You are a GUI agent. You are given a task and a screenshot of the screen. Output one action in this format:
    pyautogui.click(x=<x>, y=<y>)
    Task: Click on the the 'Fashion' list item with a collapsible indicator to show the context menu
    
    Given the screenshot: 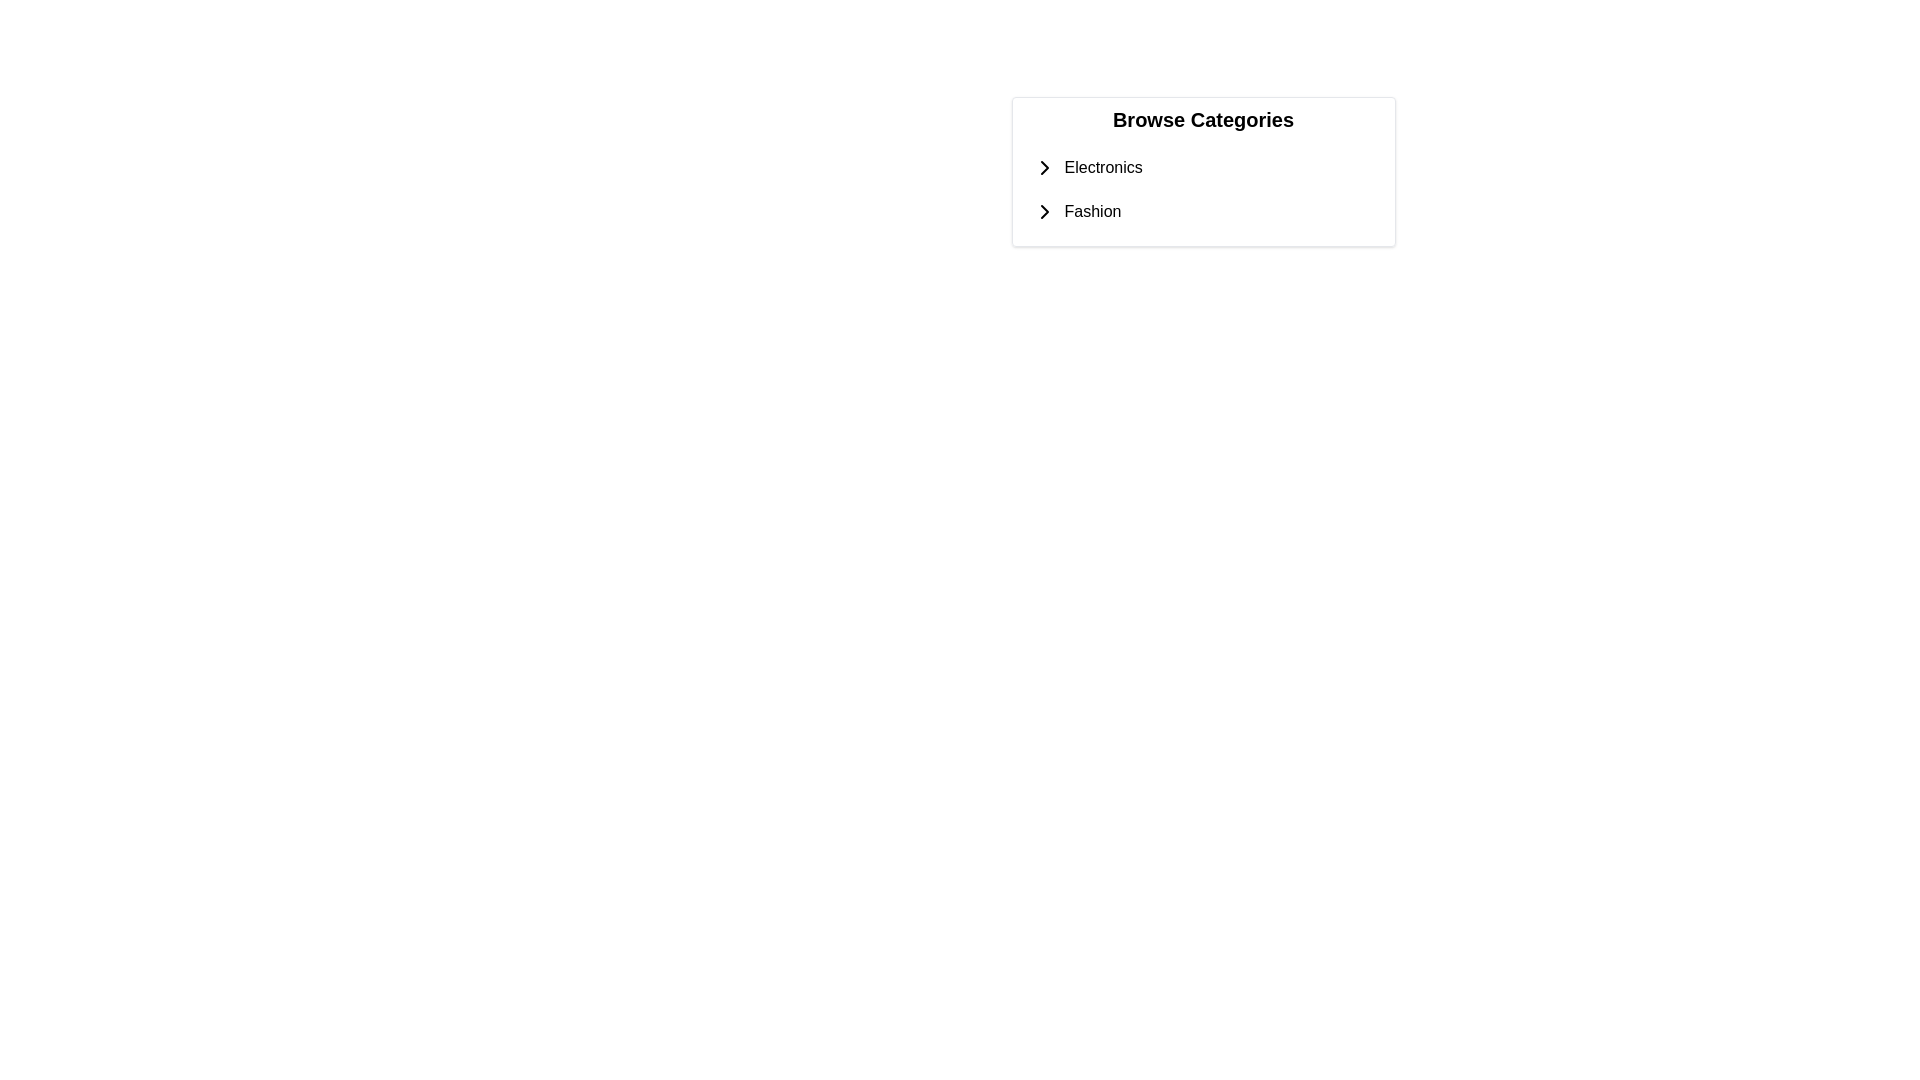 What is the action you would take?
    pyautogui.click(x=1202, y=212)
    